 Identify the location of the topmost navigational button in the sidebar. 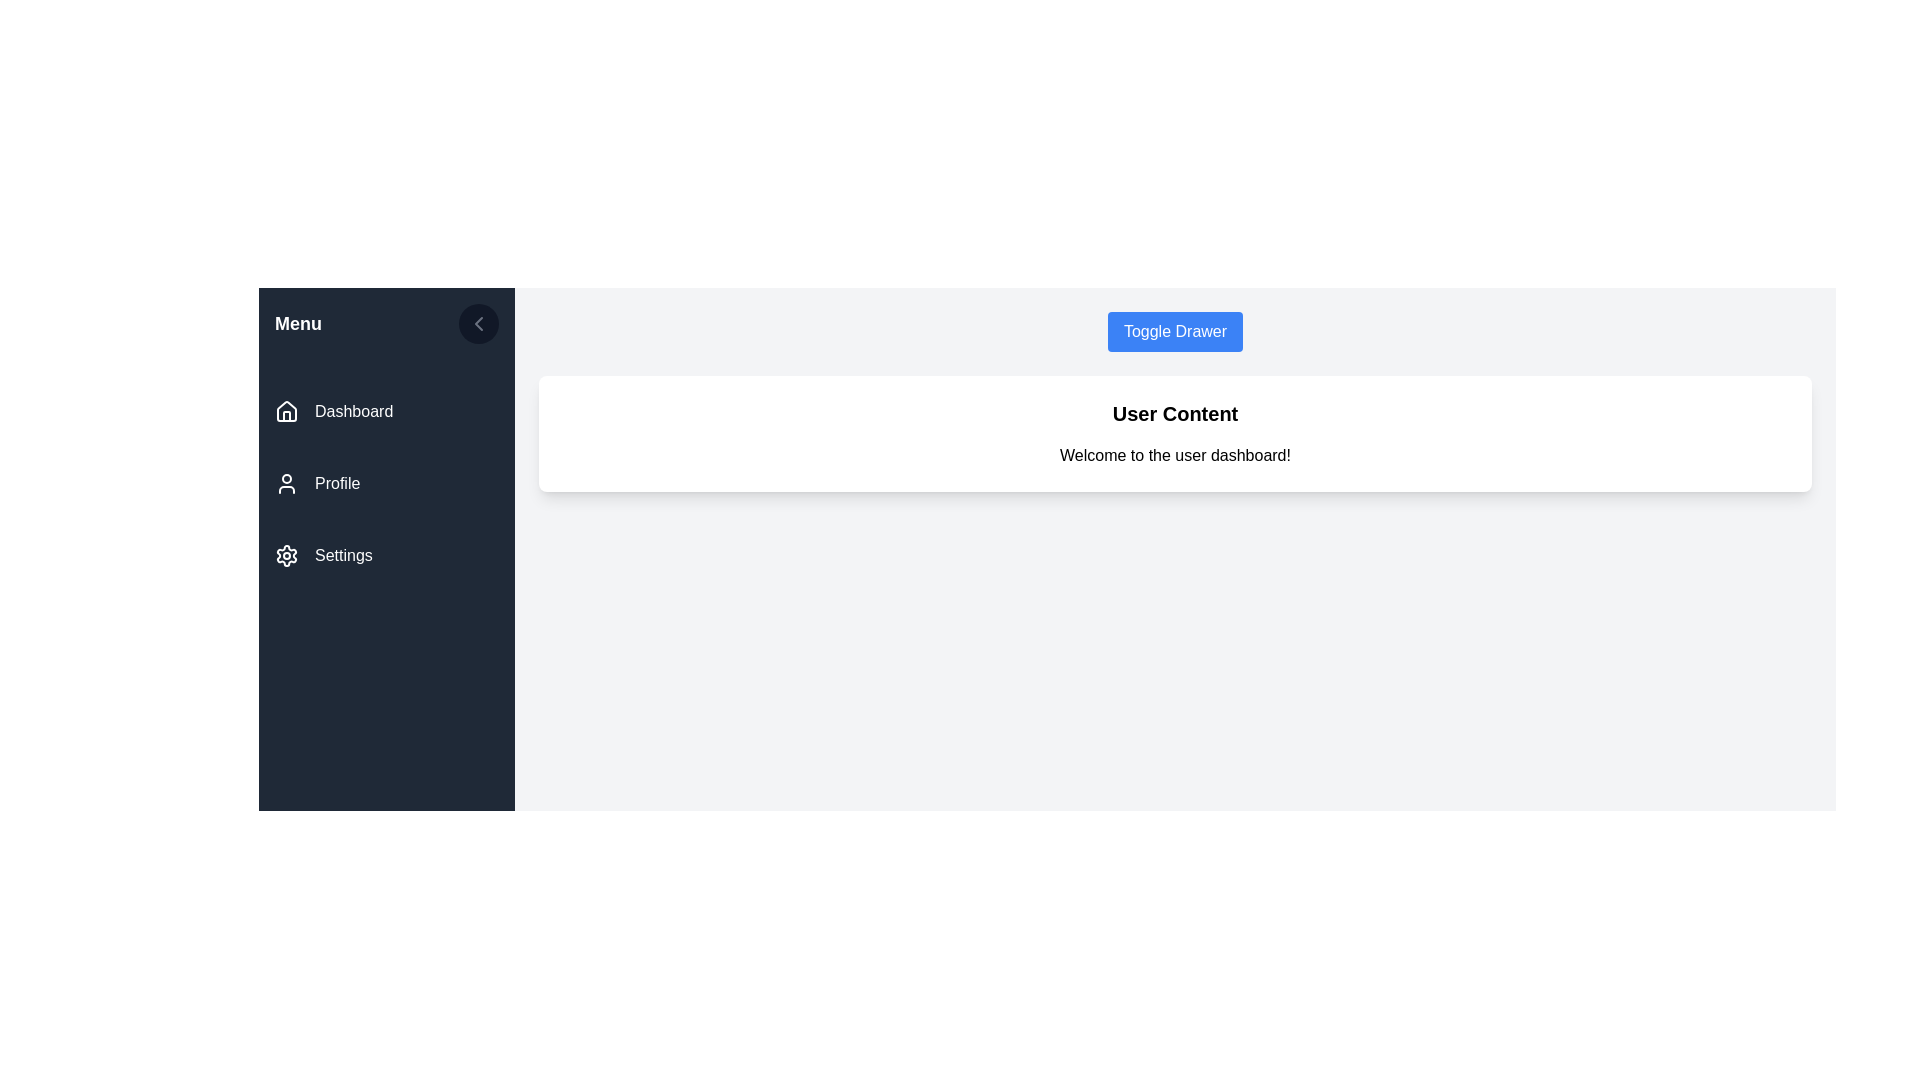
(387, 411).